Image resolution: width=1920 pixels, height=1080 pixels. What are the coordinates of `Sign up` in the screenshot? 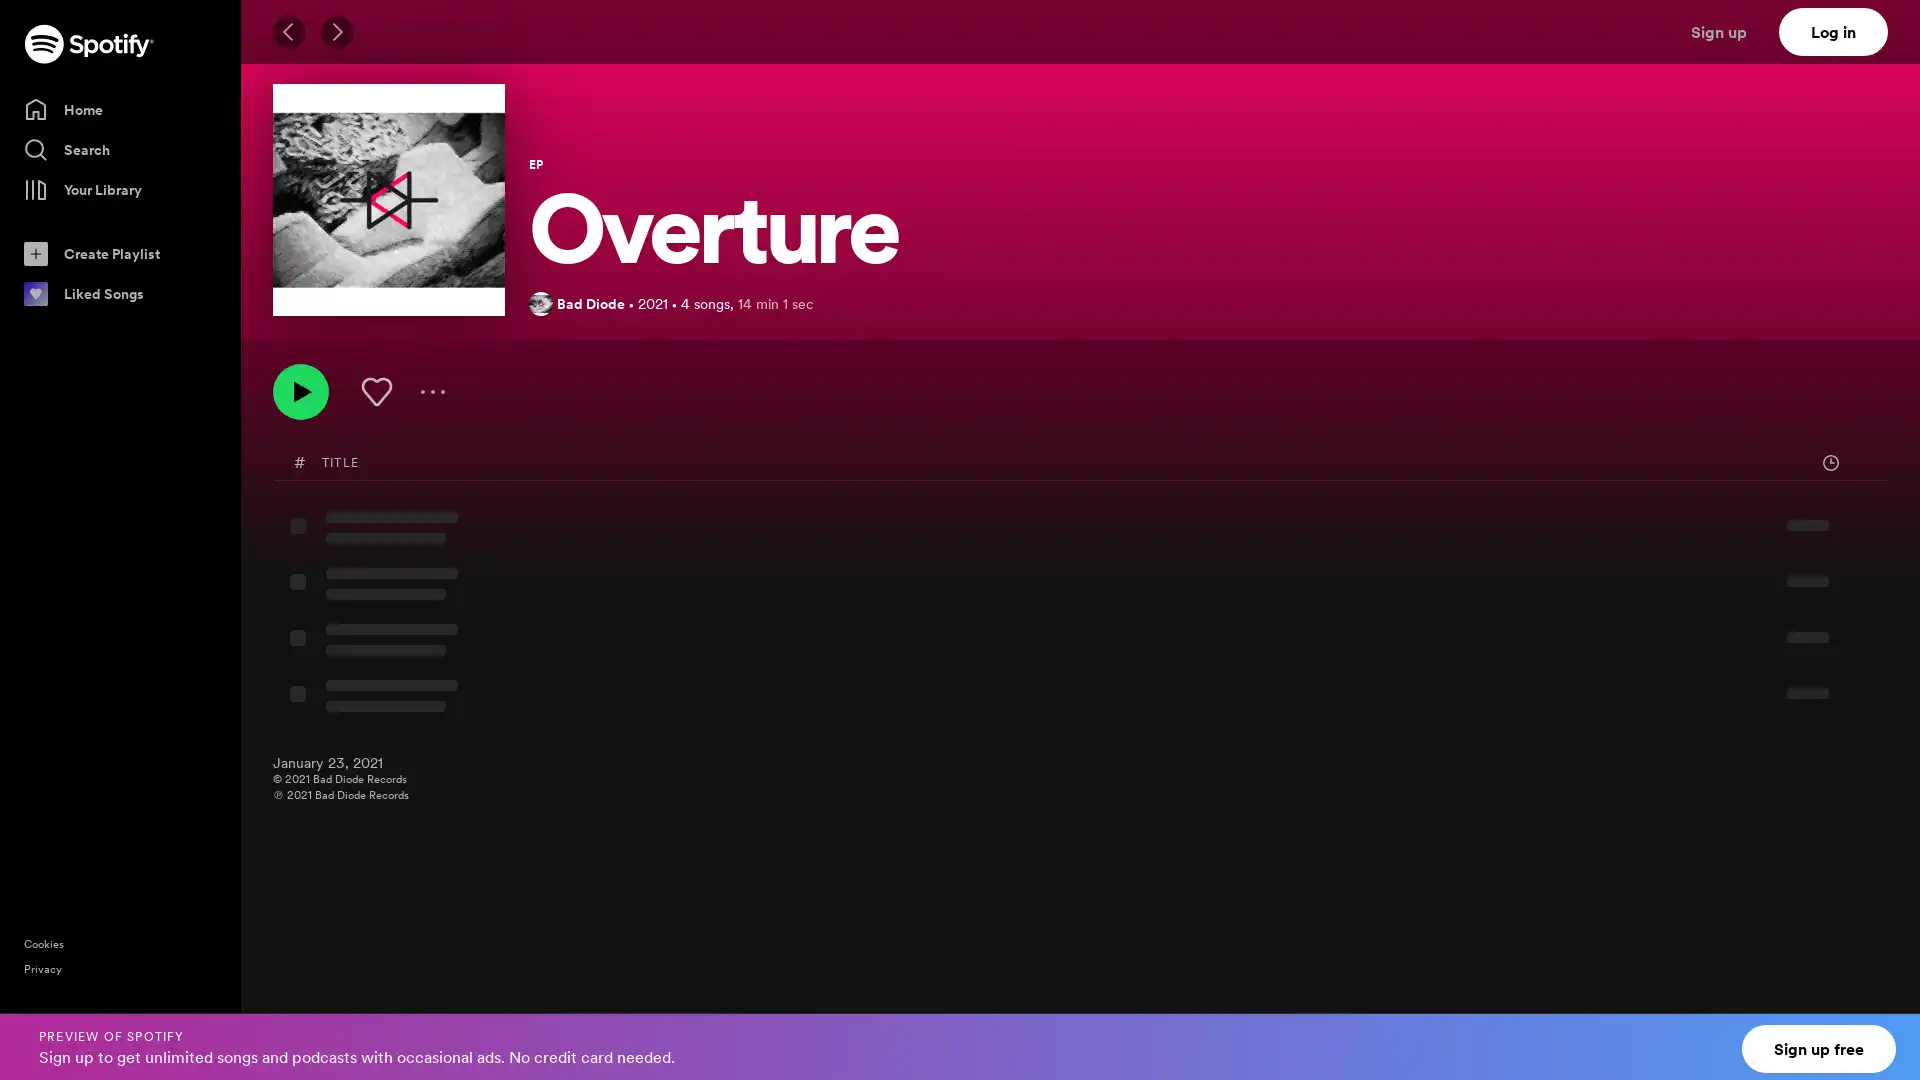 It's located at (1730, 31).